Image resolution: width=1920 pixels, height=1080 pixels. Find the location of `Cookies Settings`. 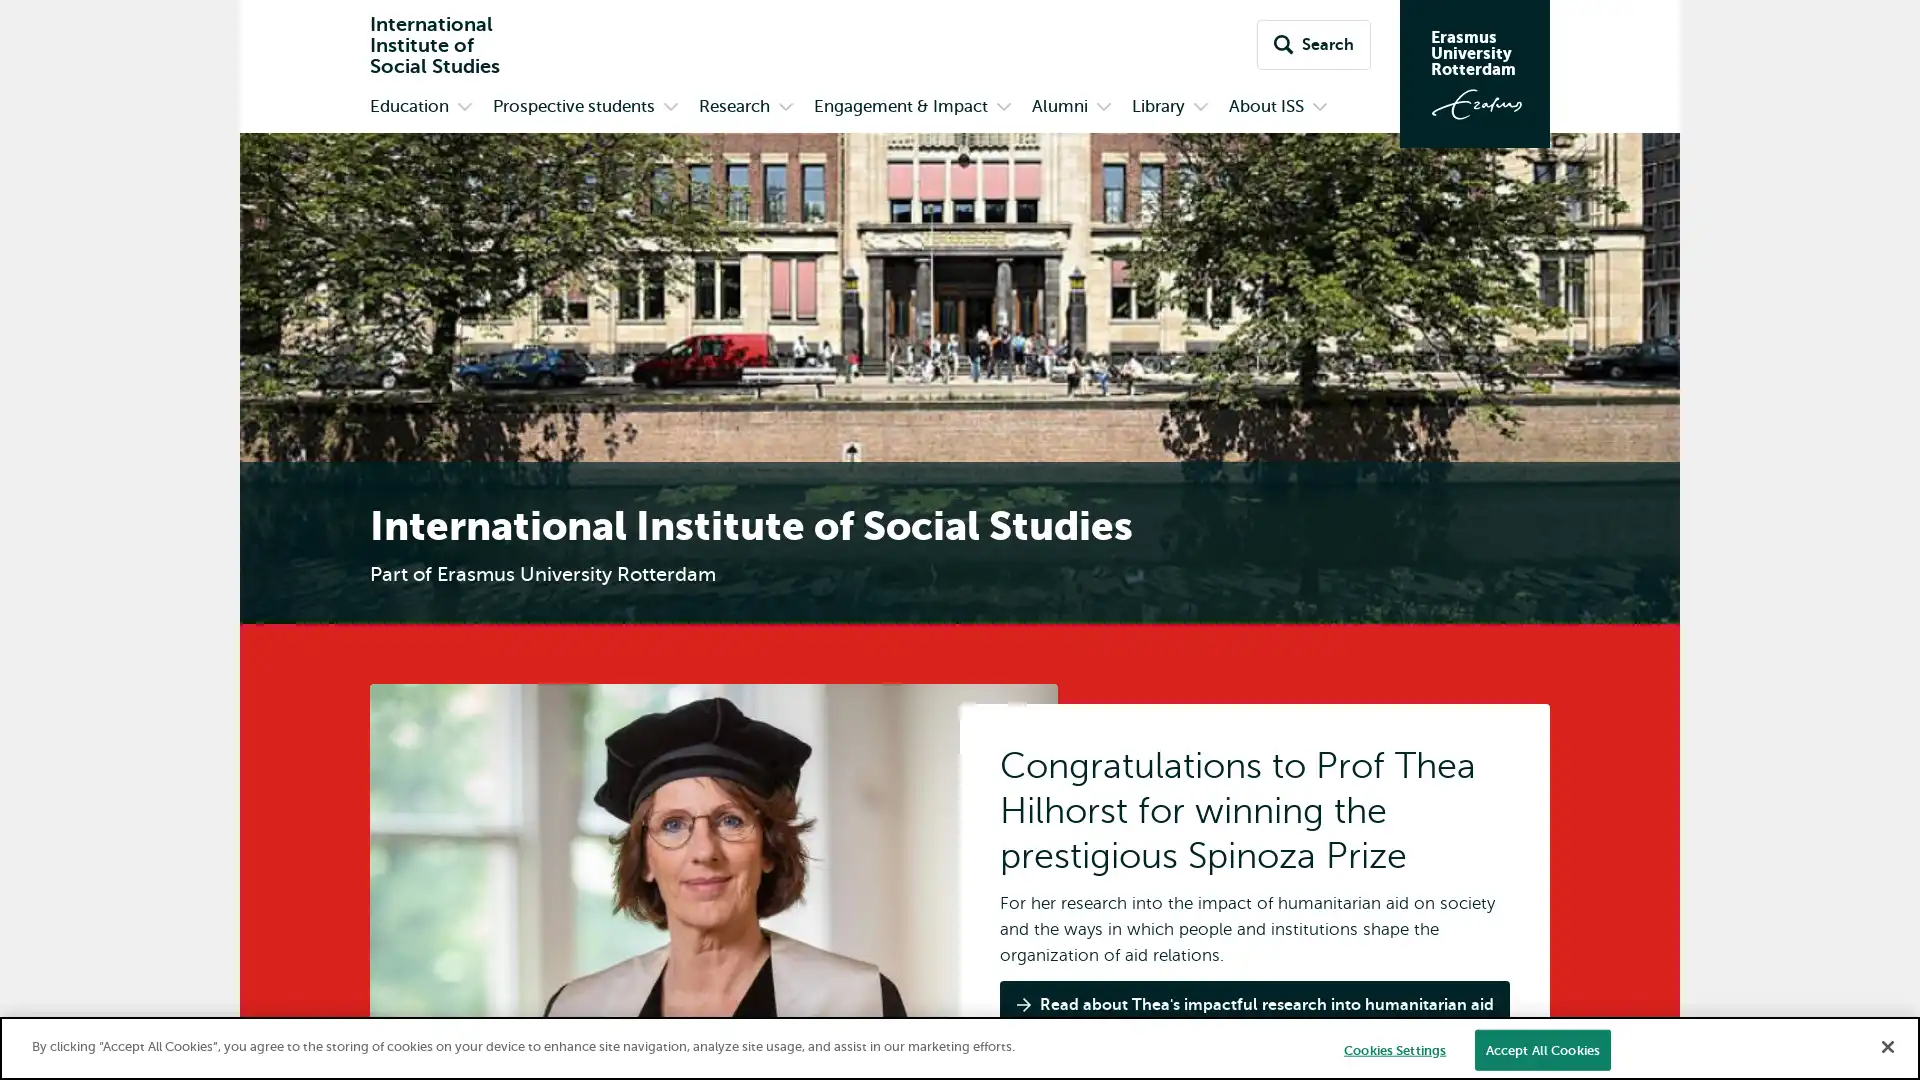

Cookies Settings is located at coordinates (1393, 1048).